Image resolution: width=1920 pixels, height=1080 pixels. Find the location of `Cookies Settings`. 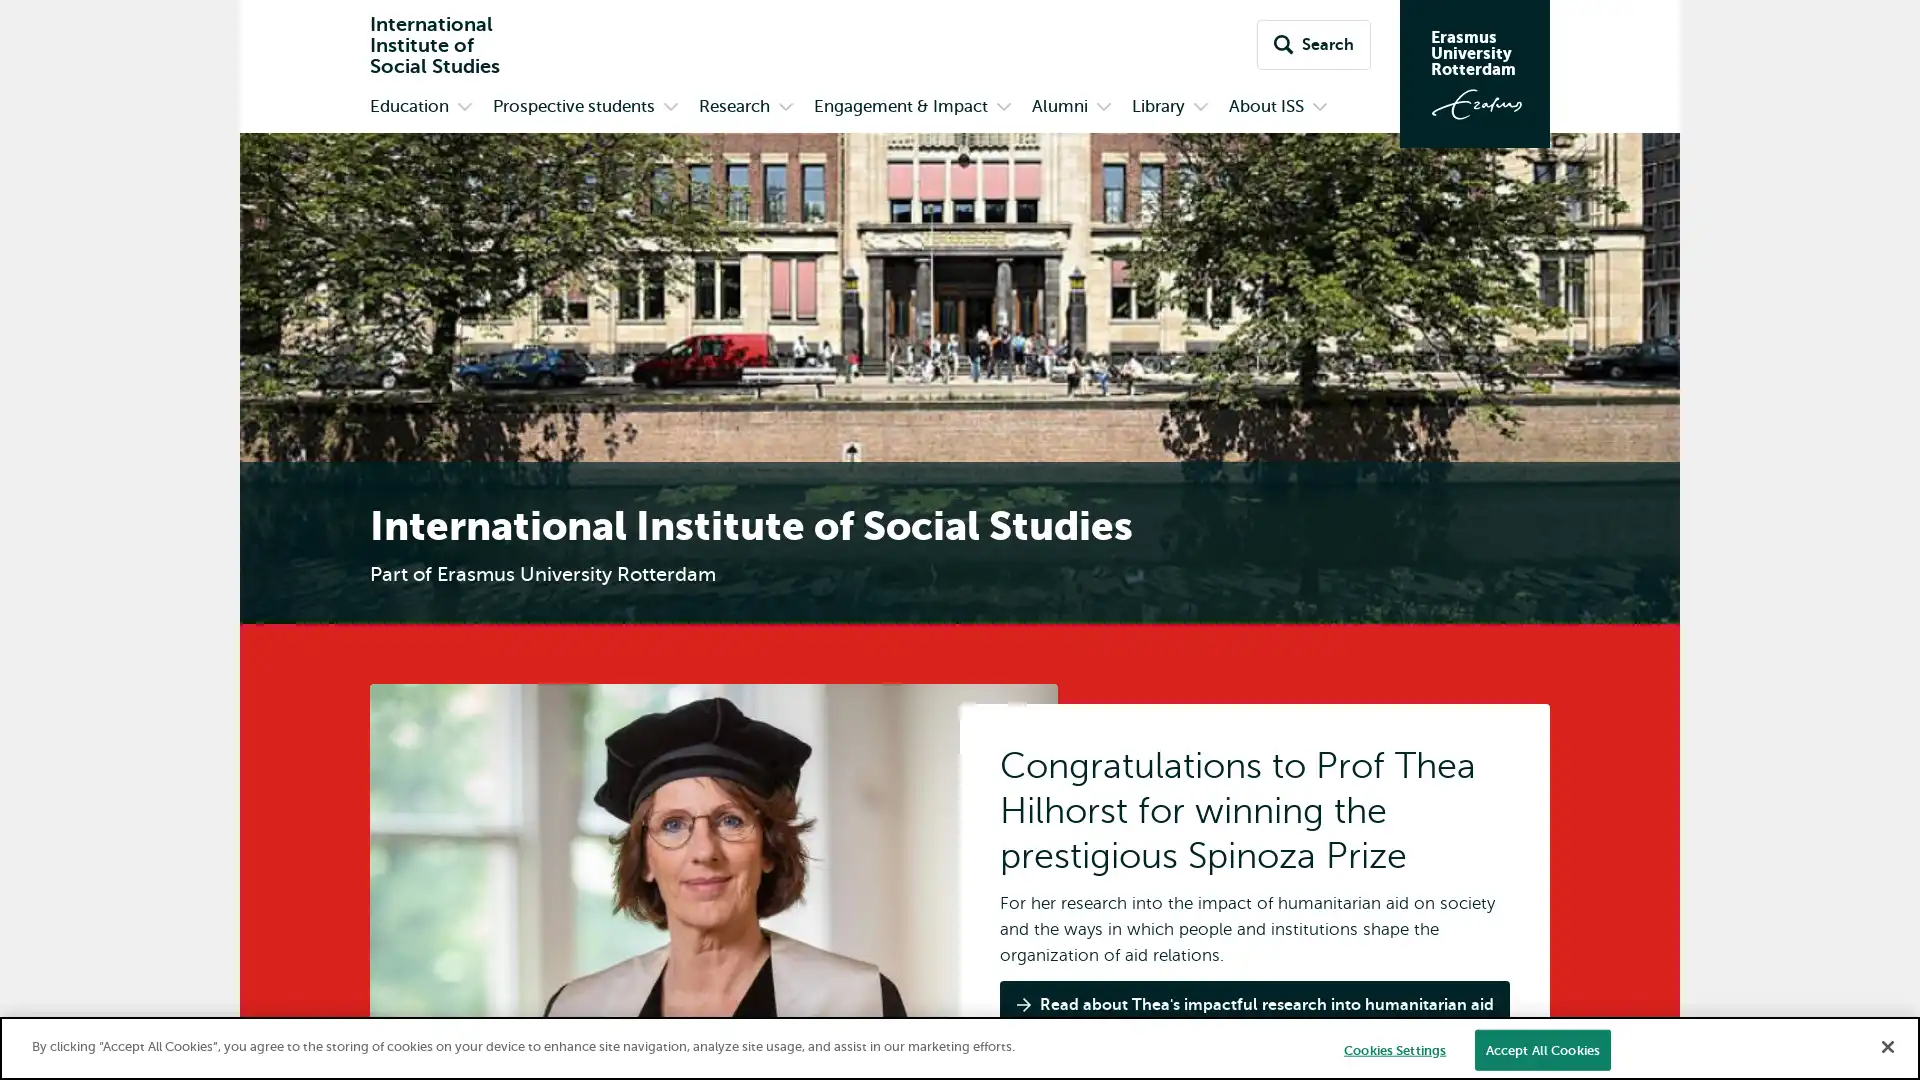

Cookies Settings is located at coordinates (1393, 1048).